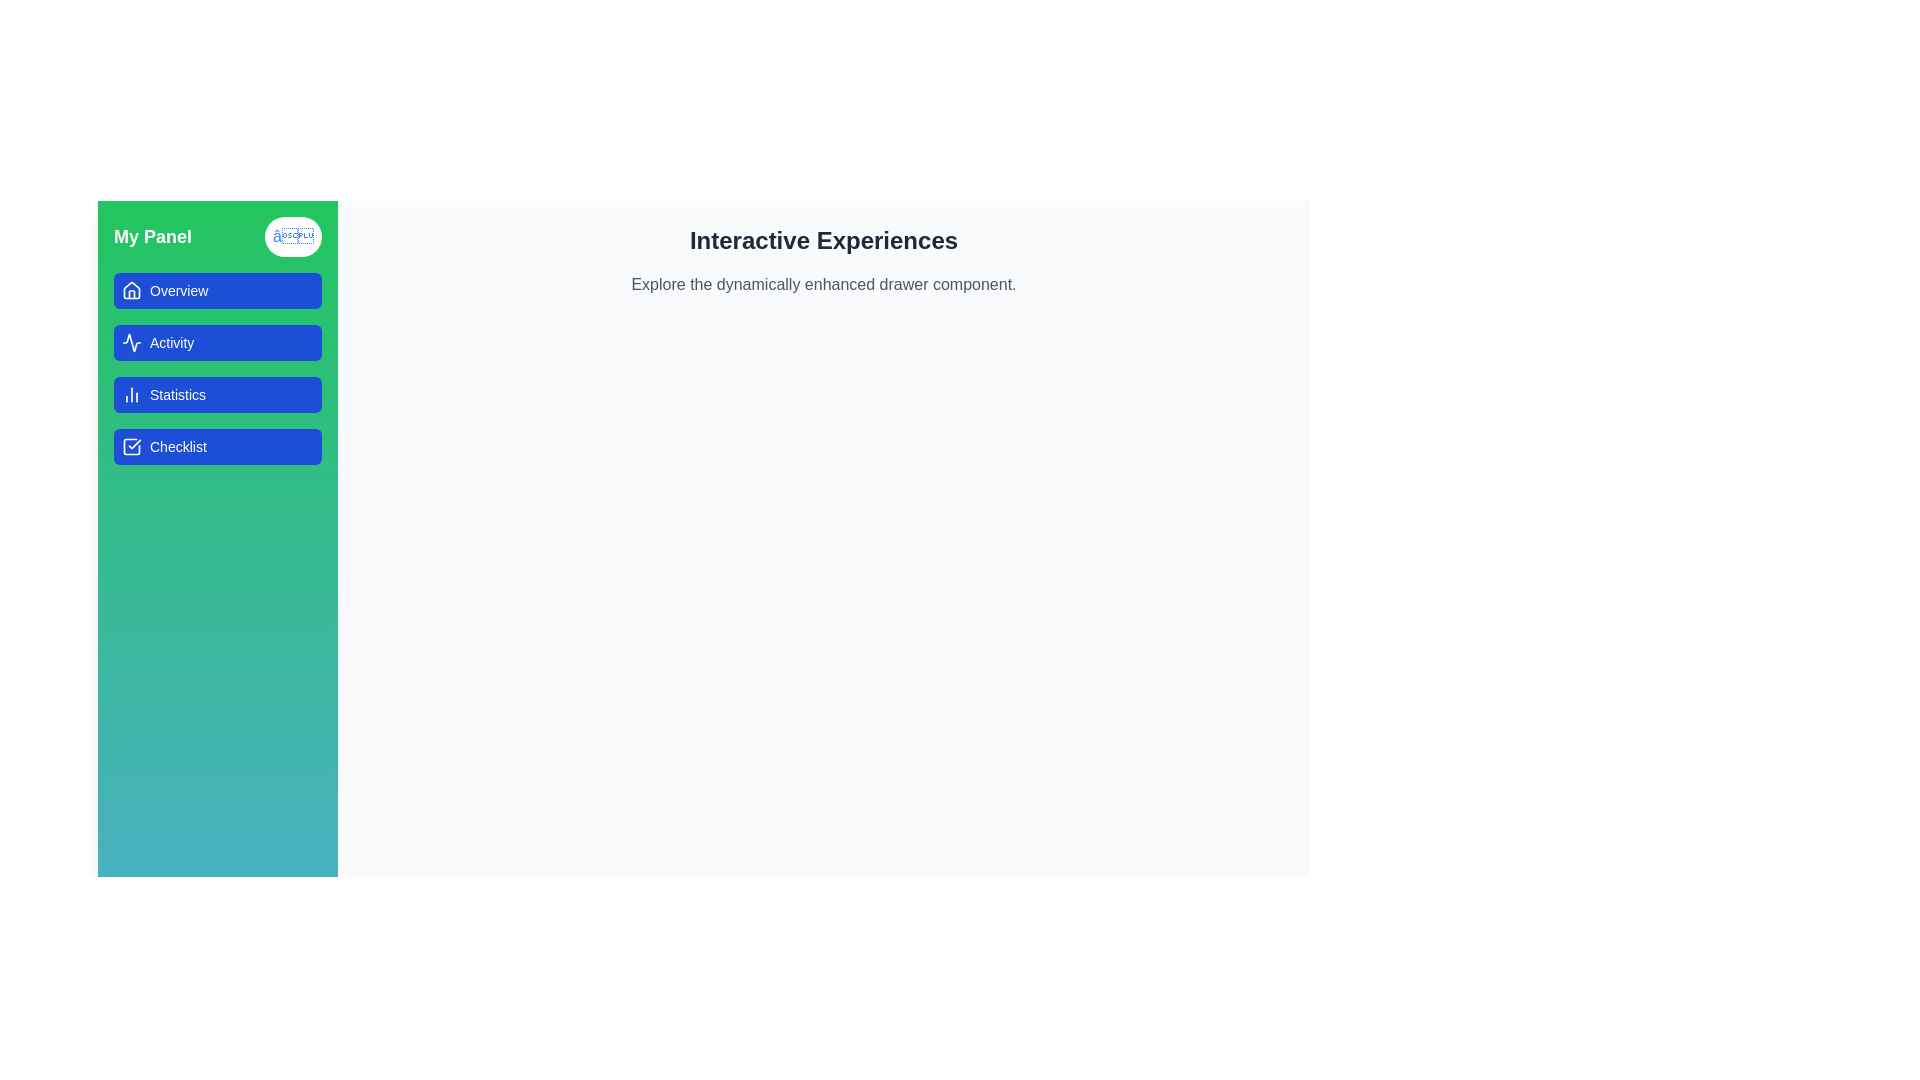 The width and height of the screenshot is (1920, 1080). What do you see at coordinates (131, 290) in the screenshot?
I see `the 'Overview' icon in the navigation menu` at bounding box center [131, 290].